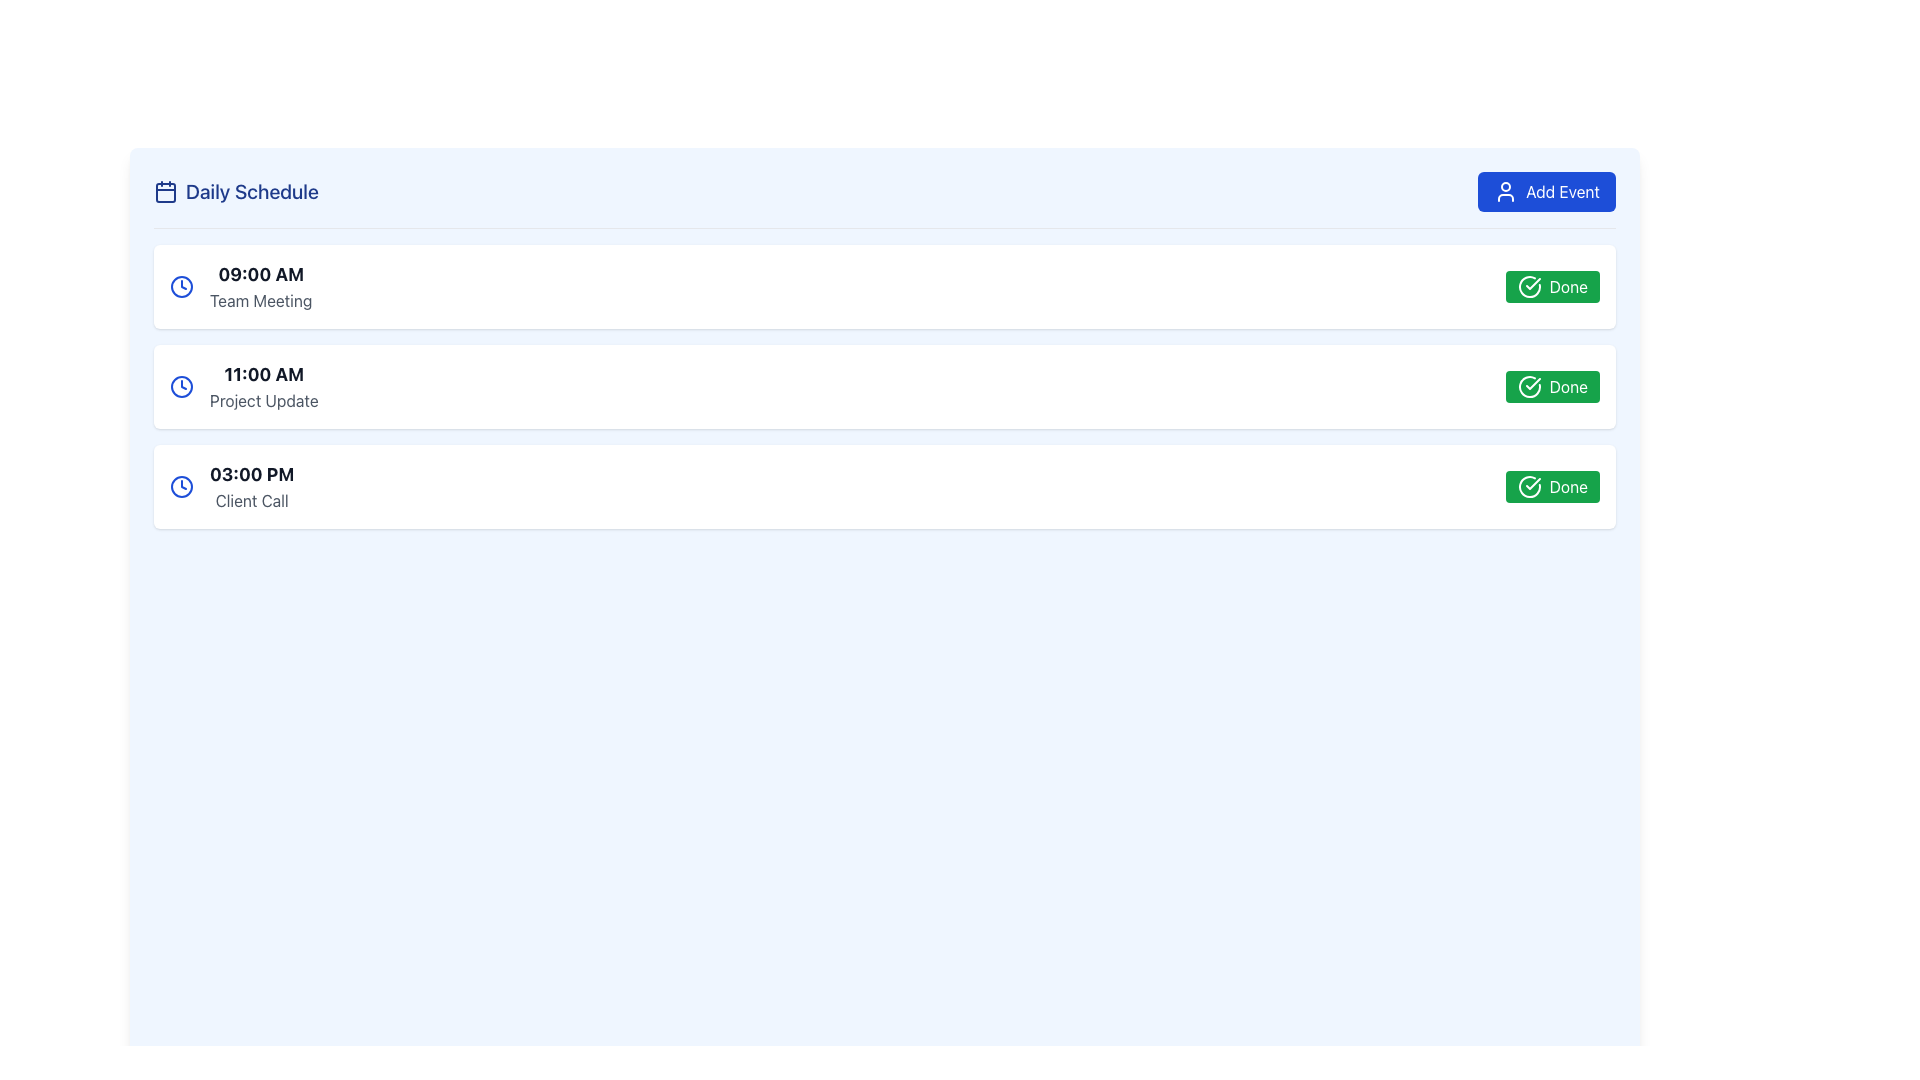 This screenshot has width=1920, height=1080. I want to click on the calendar icon with a blue outline located to the left of the heading 'Daily Schedule', so click(166, 192).